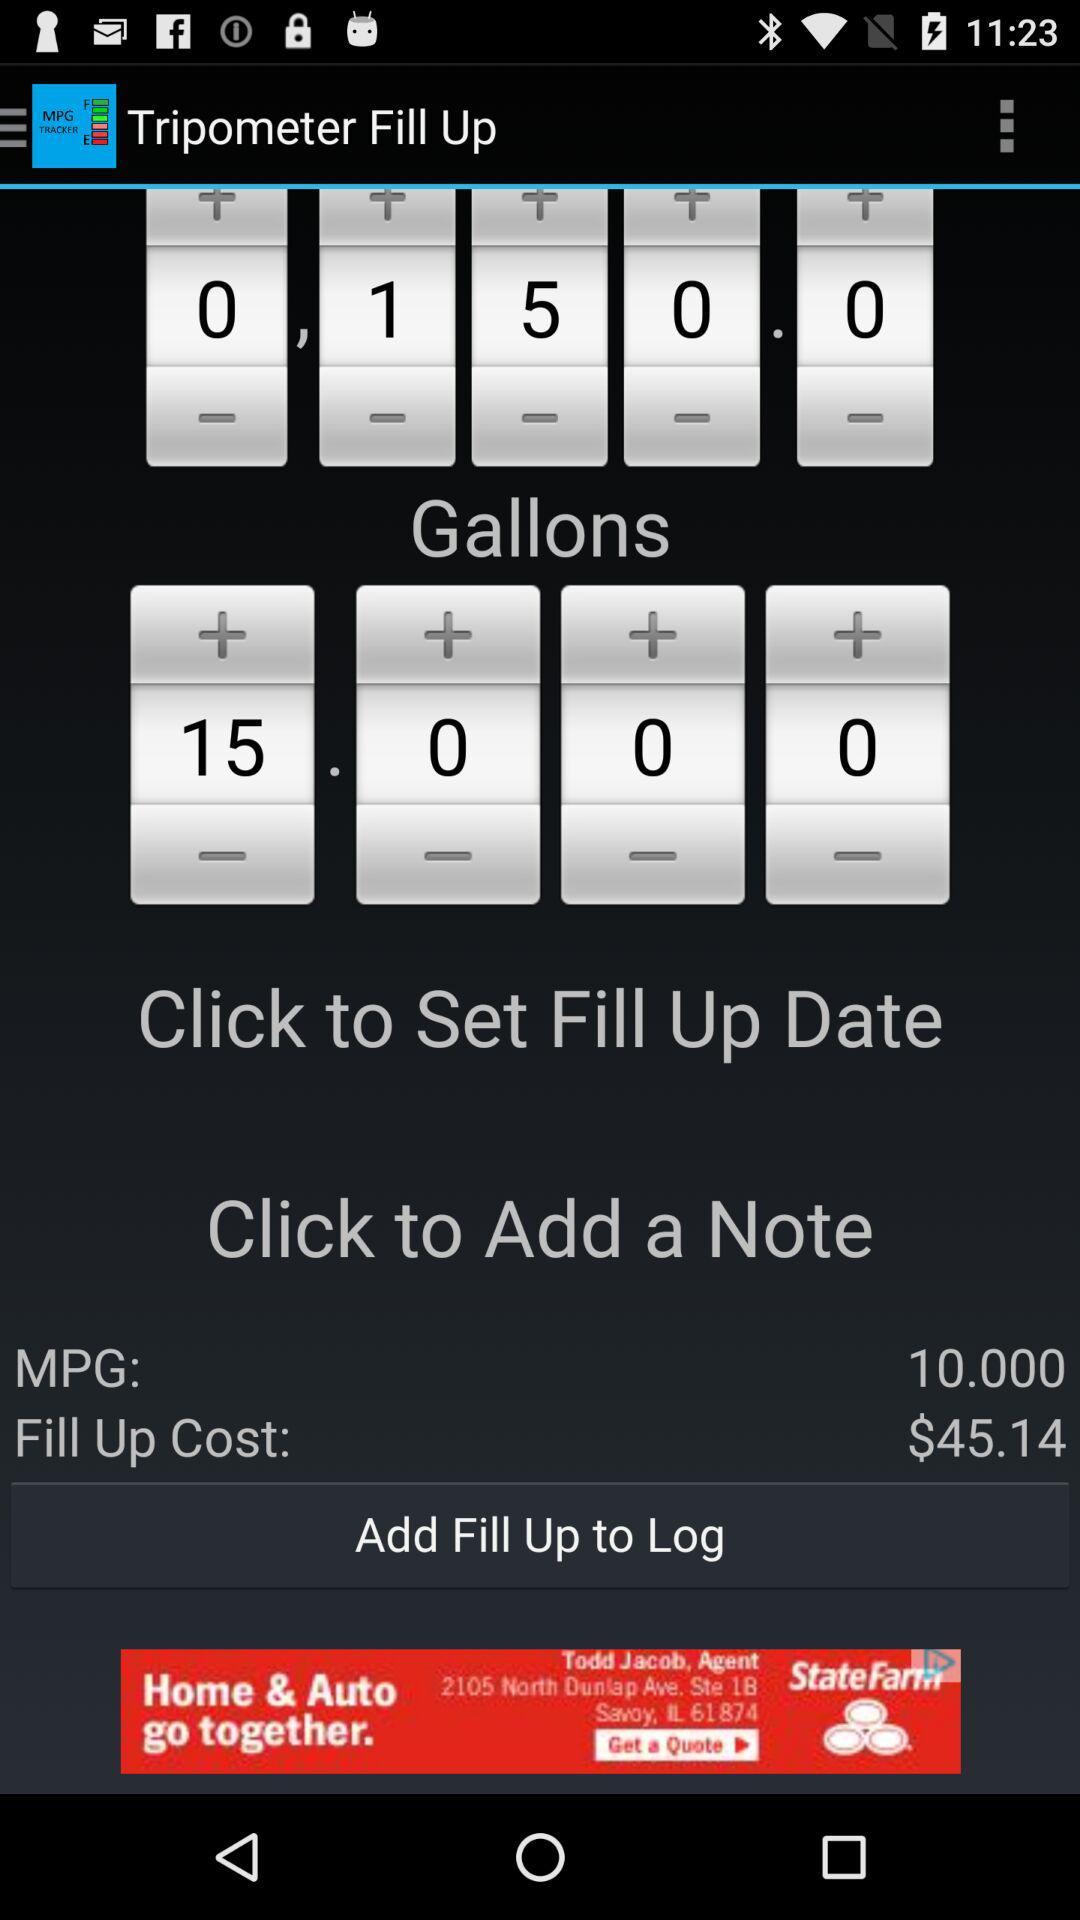  I want to click on fill up to the date, so click(222, 858).